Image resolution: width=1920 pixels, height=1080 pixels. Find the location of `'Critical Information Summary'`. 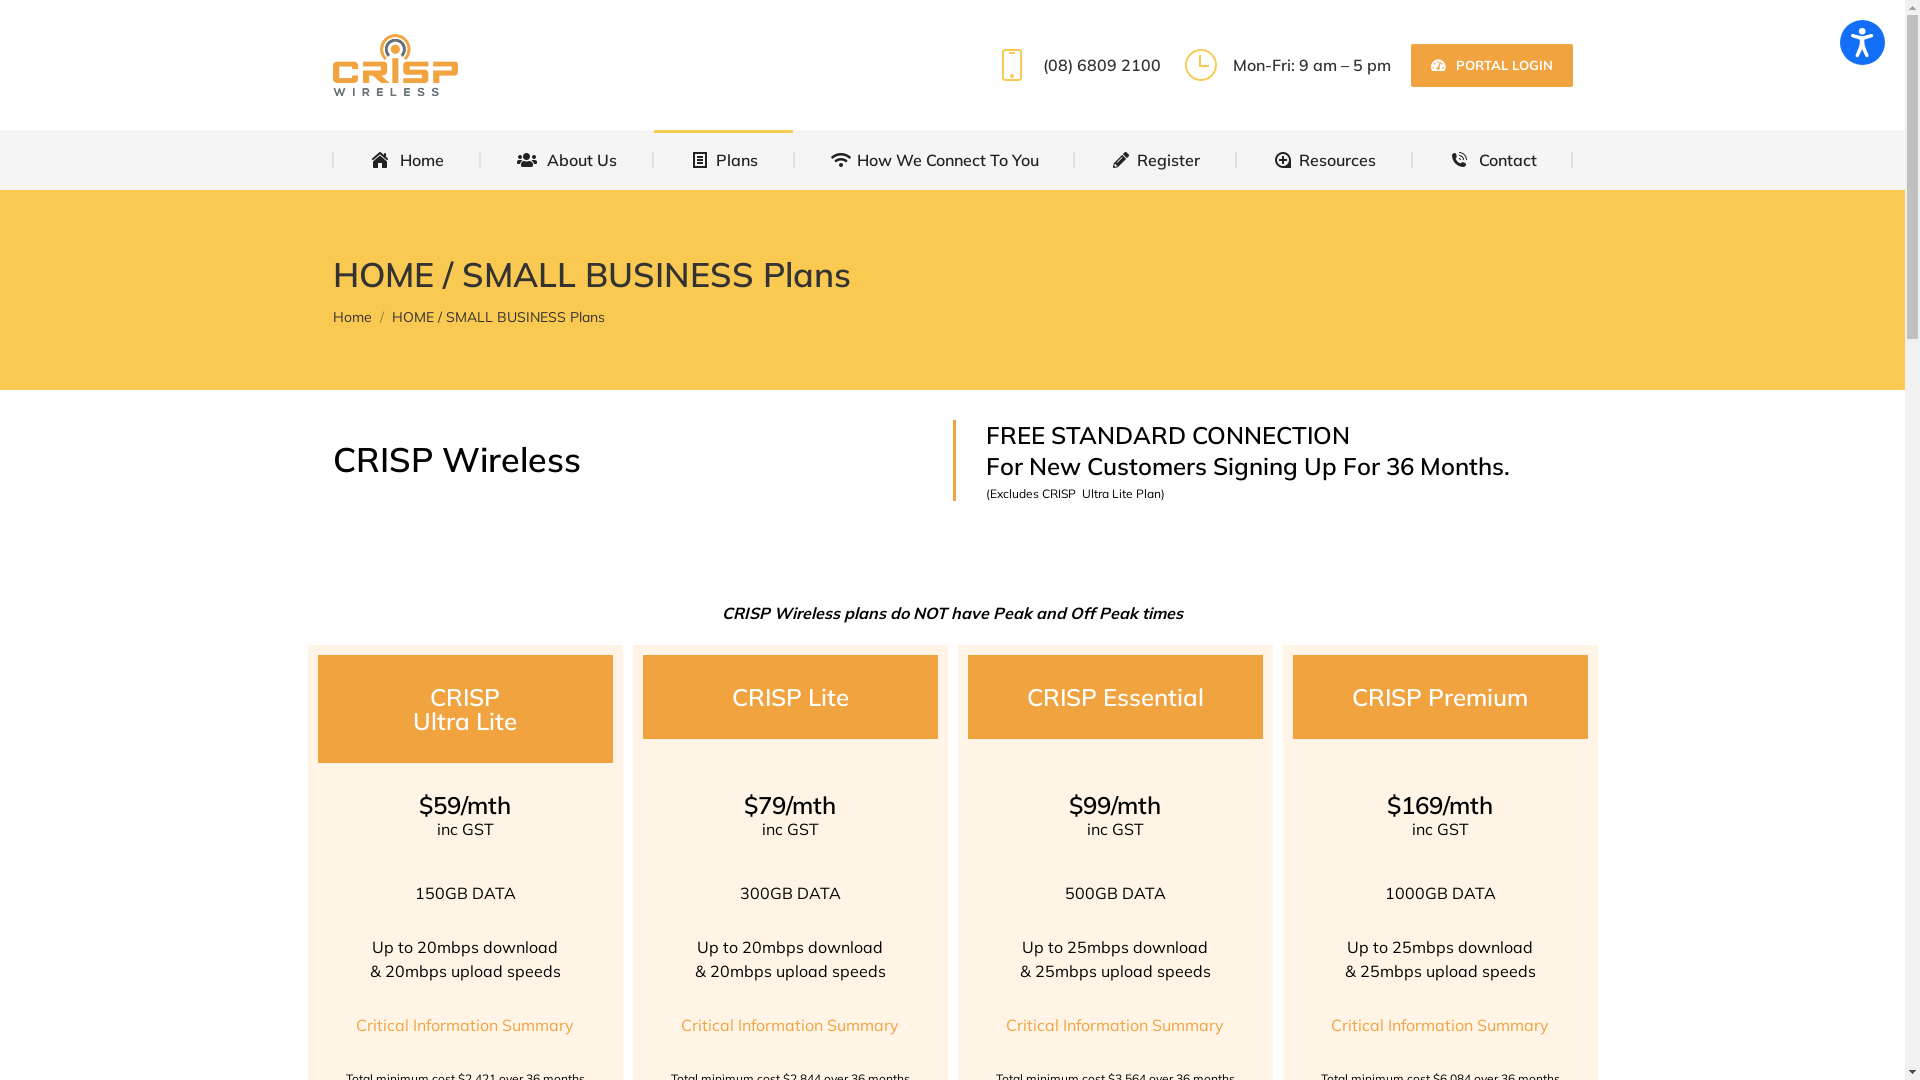

'Critical Information Summary' is located at coordinates (1330, 1025).